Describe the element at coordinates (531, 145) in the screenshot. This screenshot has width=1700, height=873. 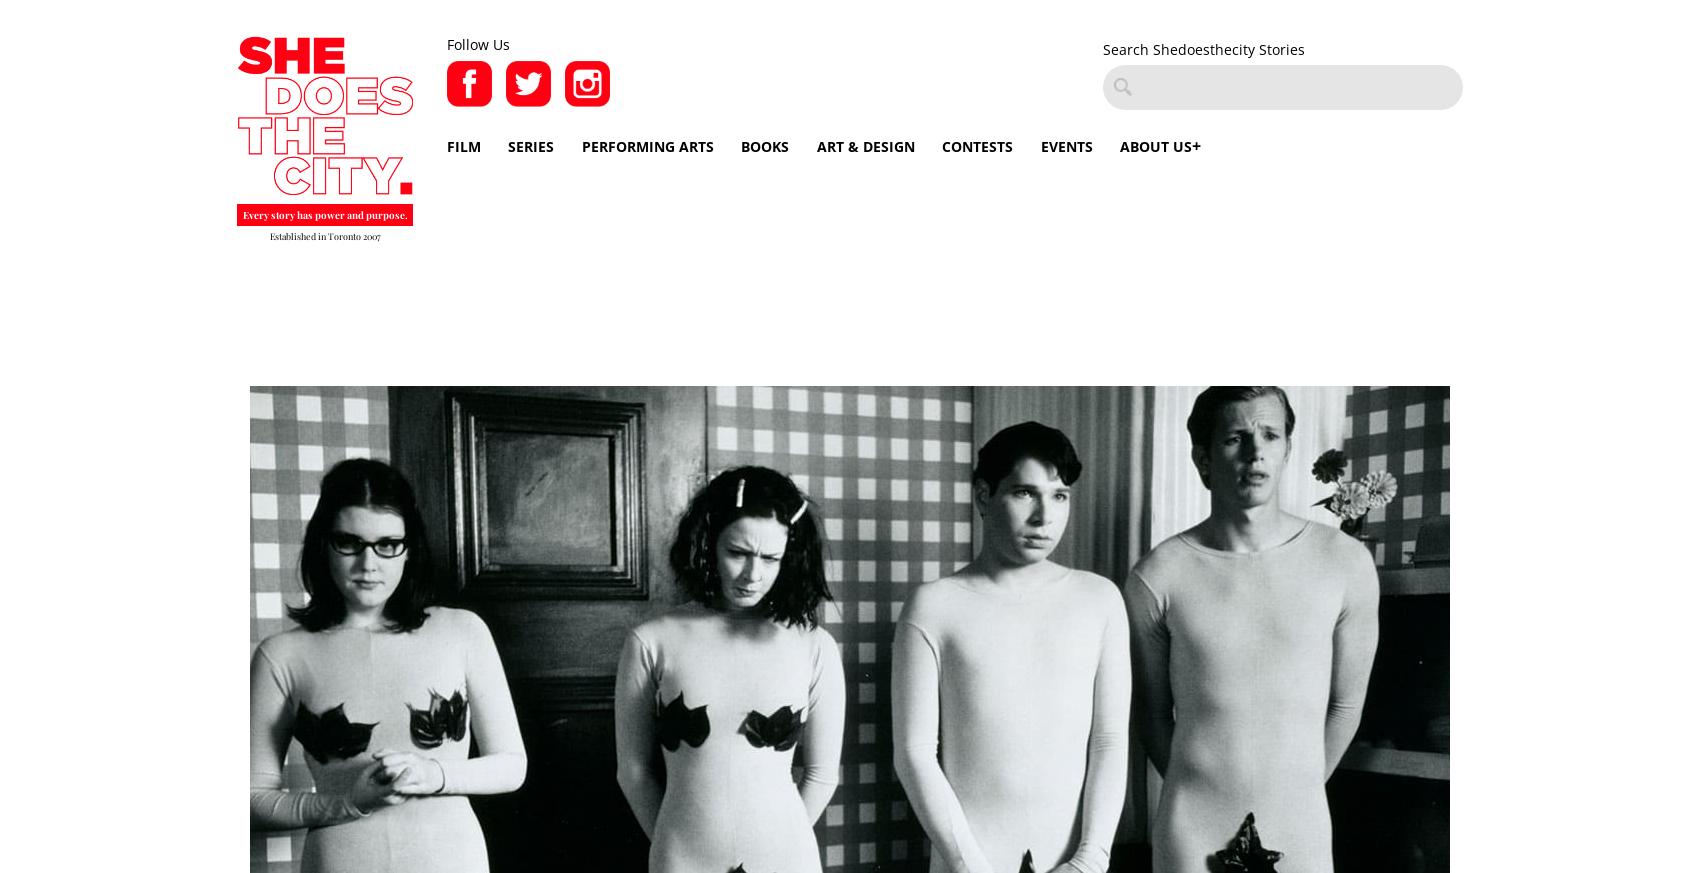
I see `'Series'` at that location.